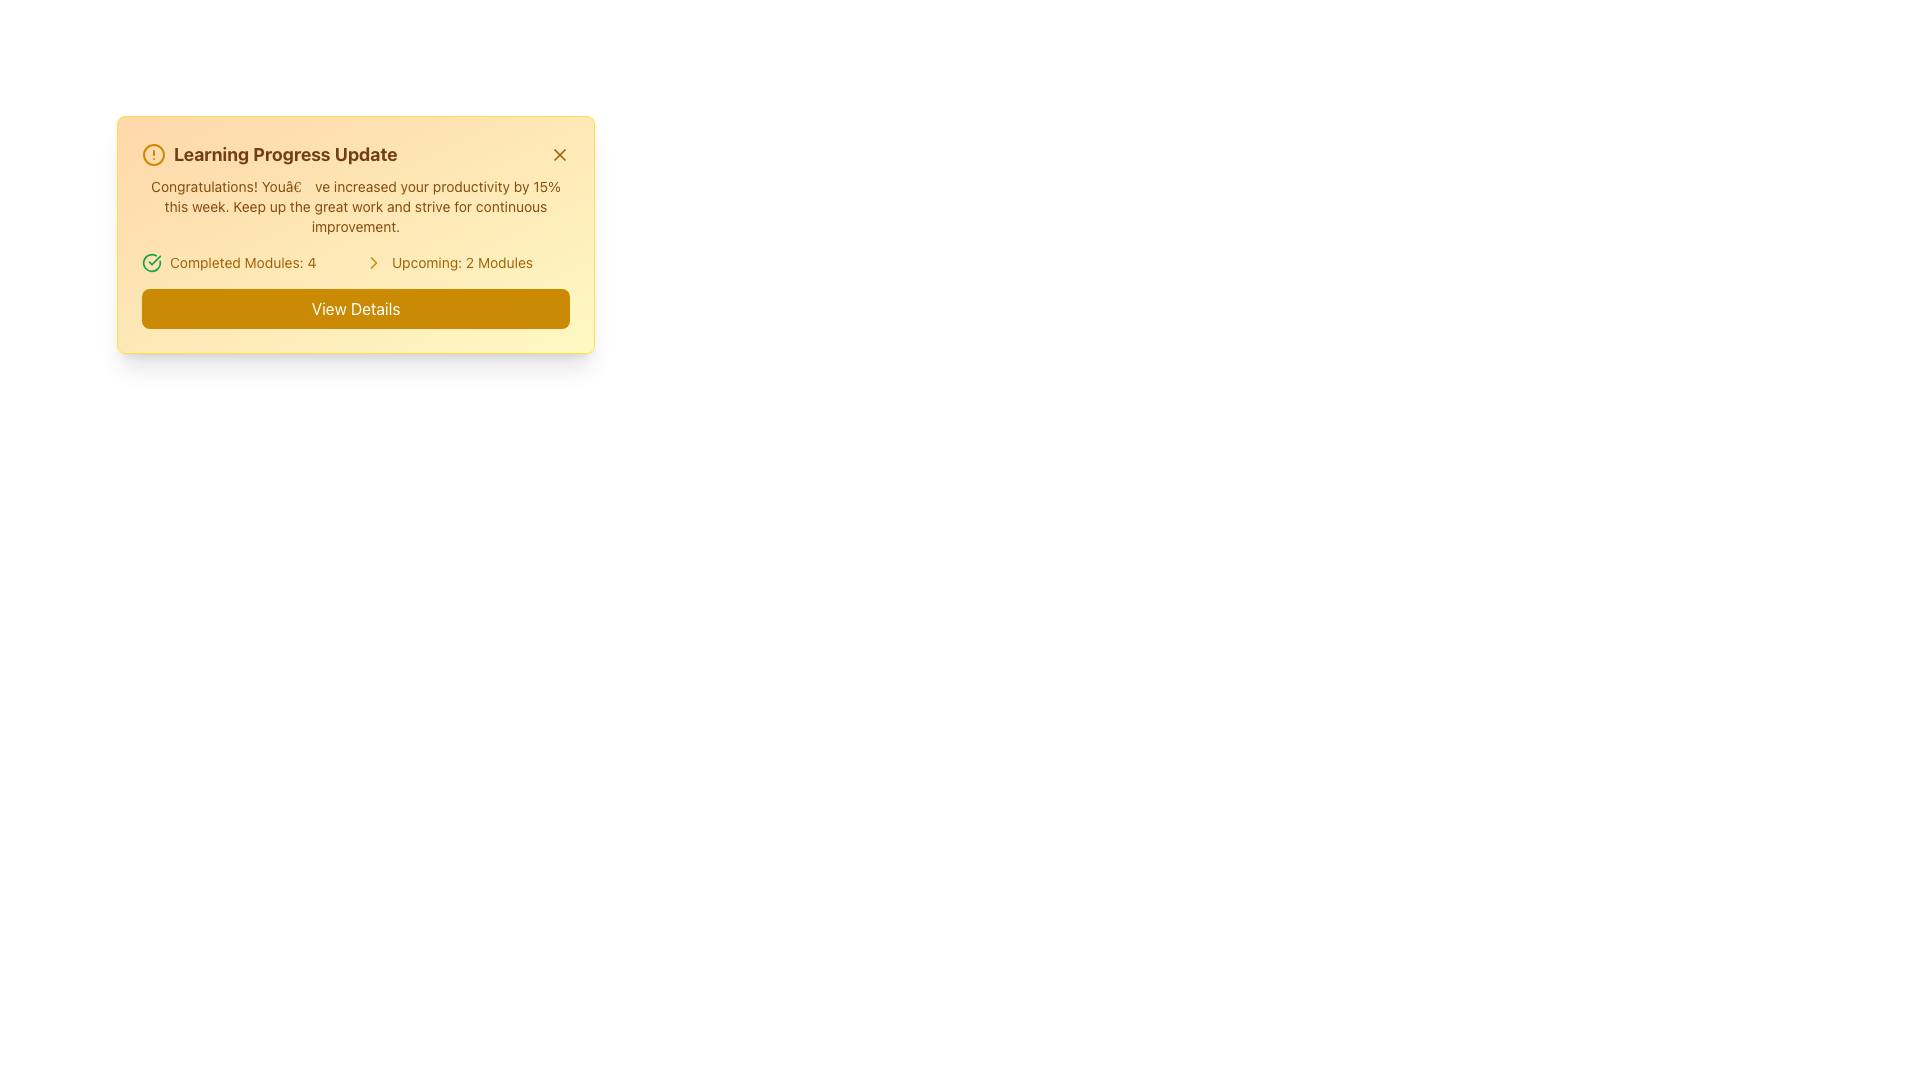 The height and width of the screenshot is (1080, 1920). What do you see at coordinates (284, 153) in the screenshot?
I see `text header labeled 'Learning Progress Update' that is styled in large, bold, yellow-brown font within a light yellow notification box` at bounding box center [284, 153].